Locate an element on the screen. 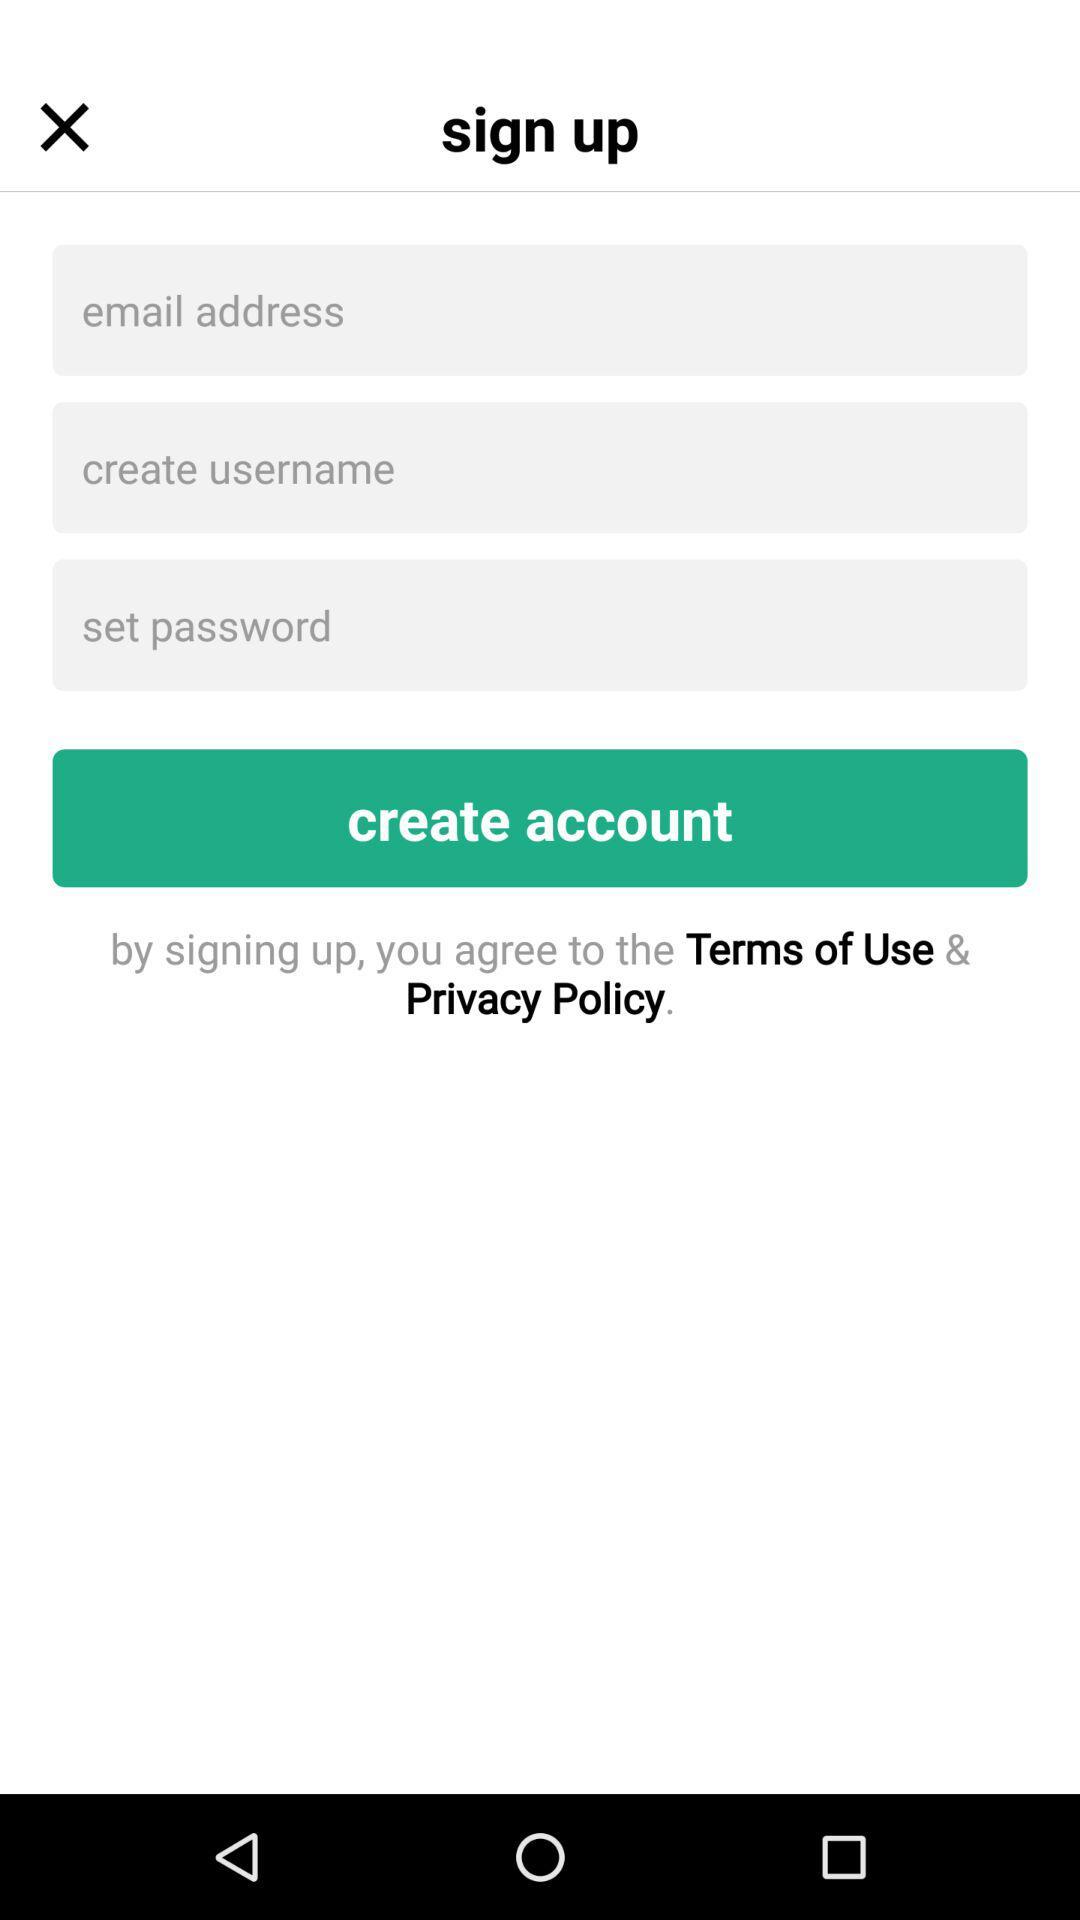  item below the create account is located at coordinates (540, 972).